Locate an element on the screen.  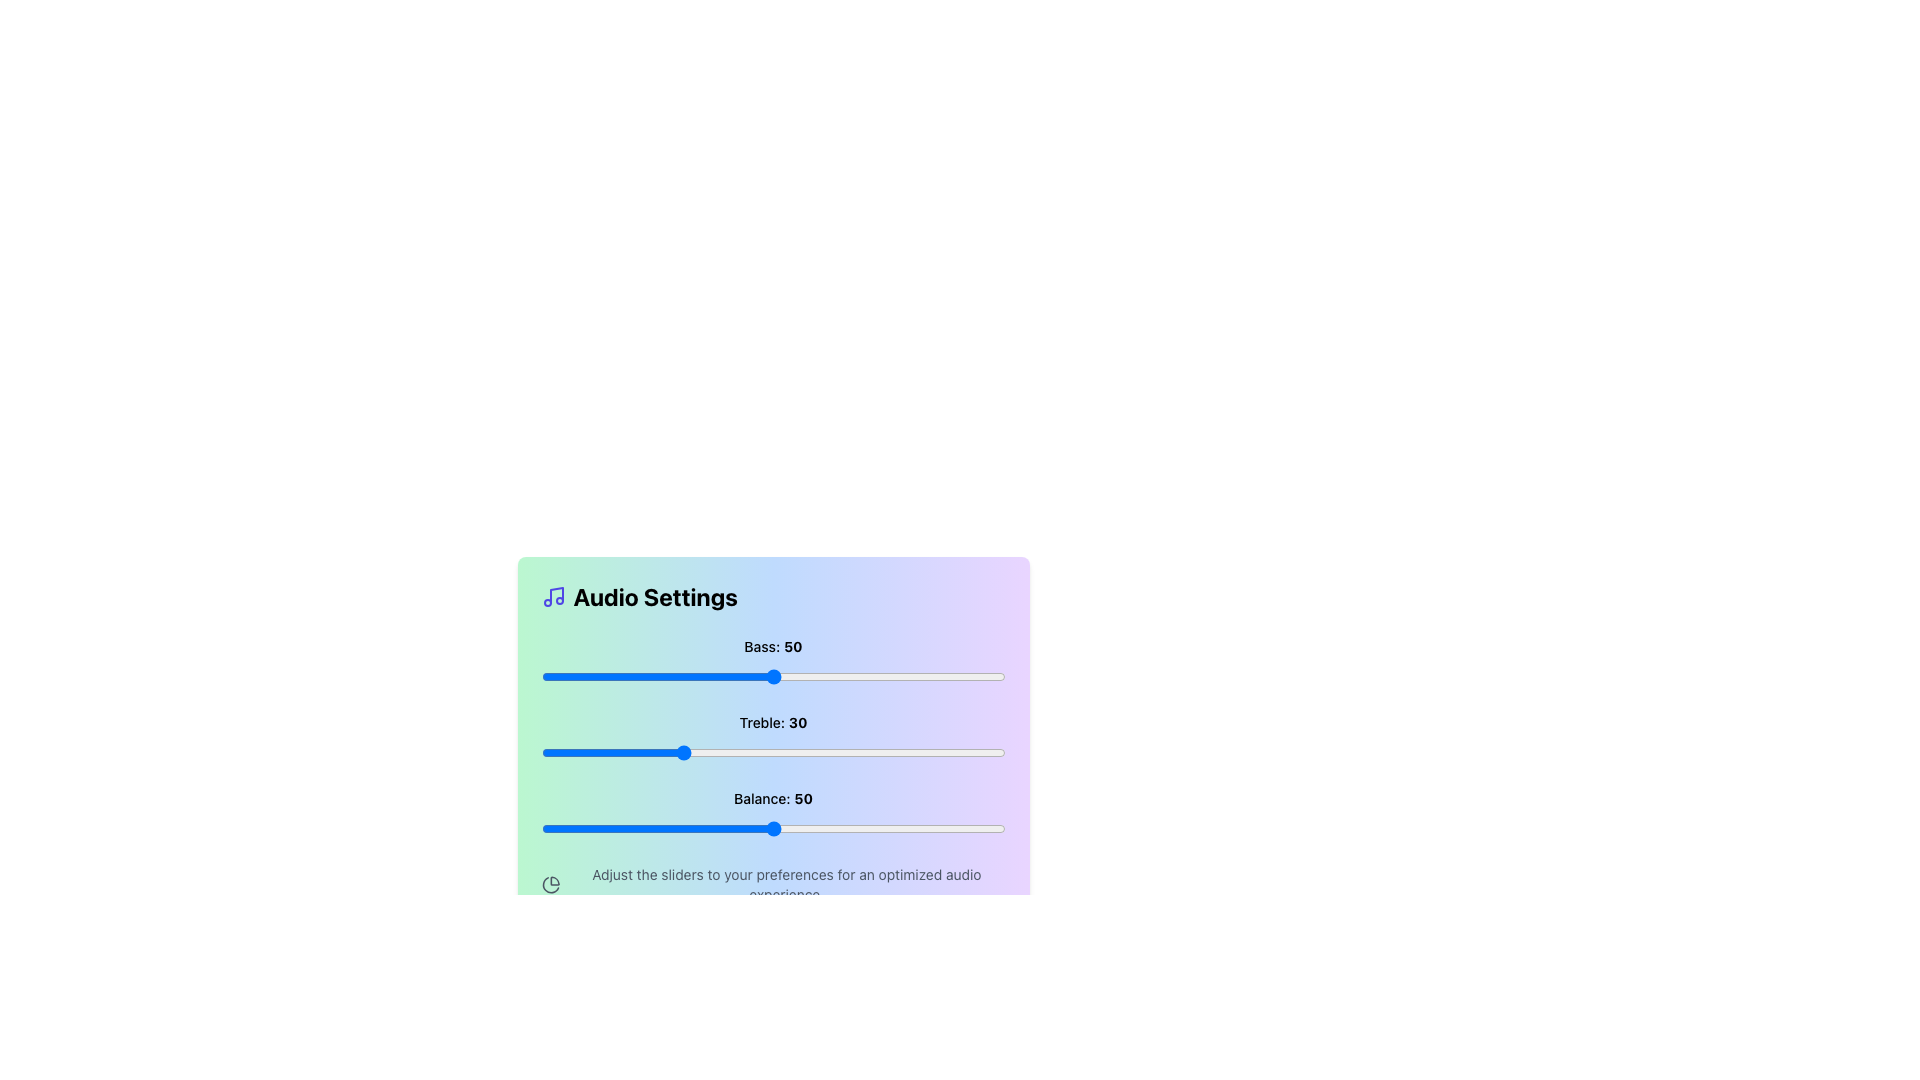
the bass level is located at coordinates (721, 676).